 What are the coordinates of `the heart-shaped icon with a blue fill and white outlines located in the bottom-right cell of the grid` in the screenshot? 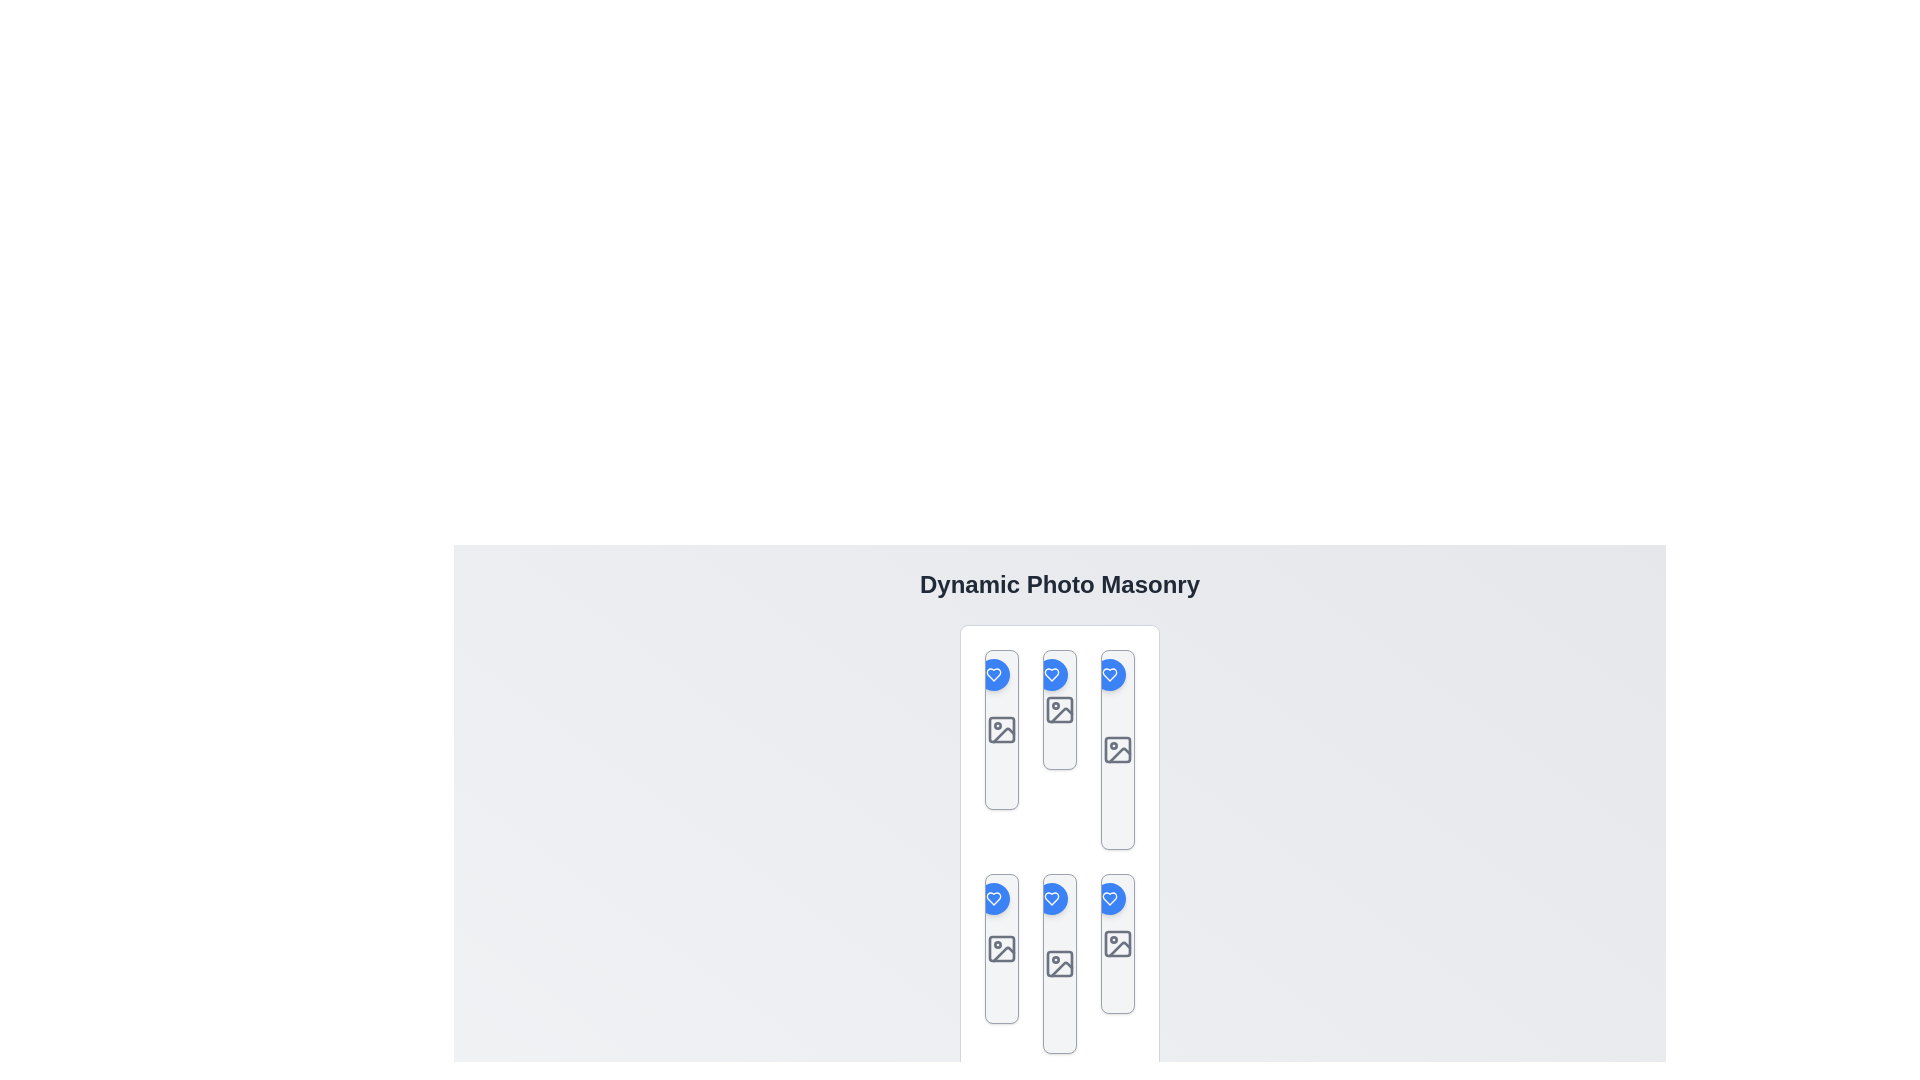 It's located at (1108, 897).